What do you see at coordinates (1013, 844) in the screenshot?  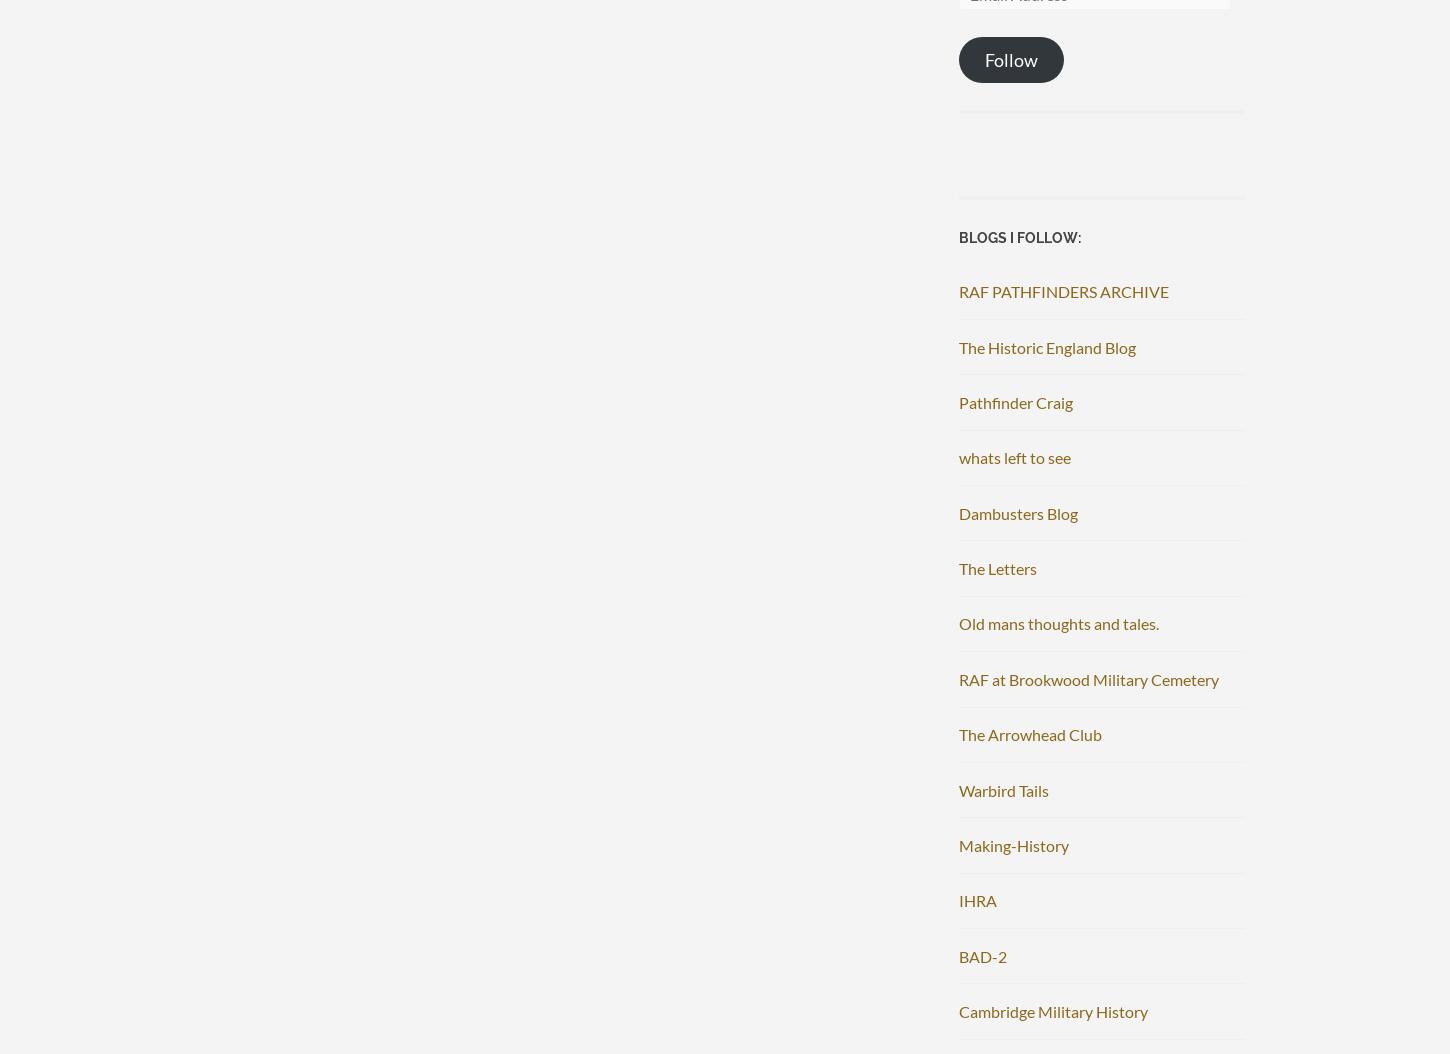 I see `'Making-History'` at bounding box center [1013, 844].